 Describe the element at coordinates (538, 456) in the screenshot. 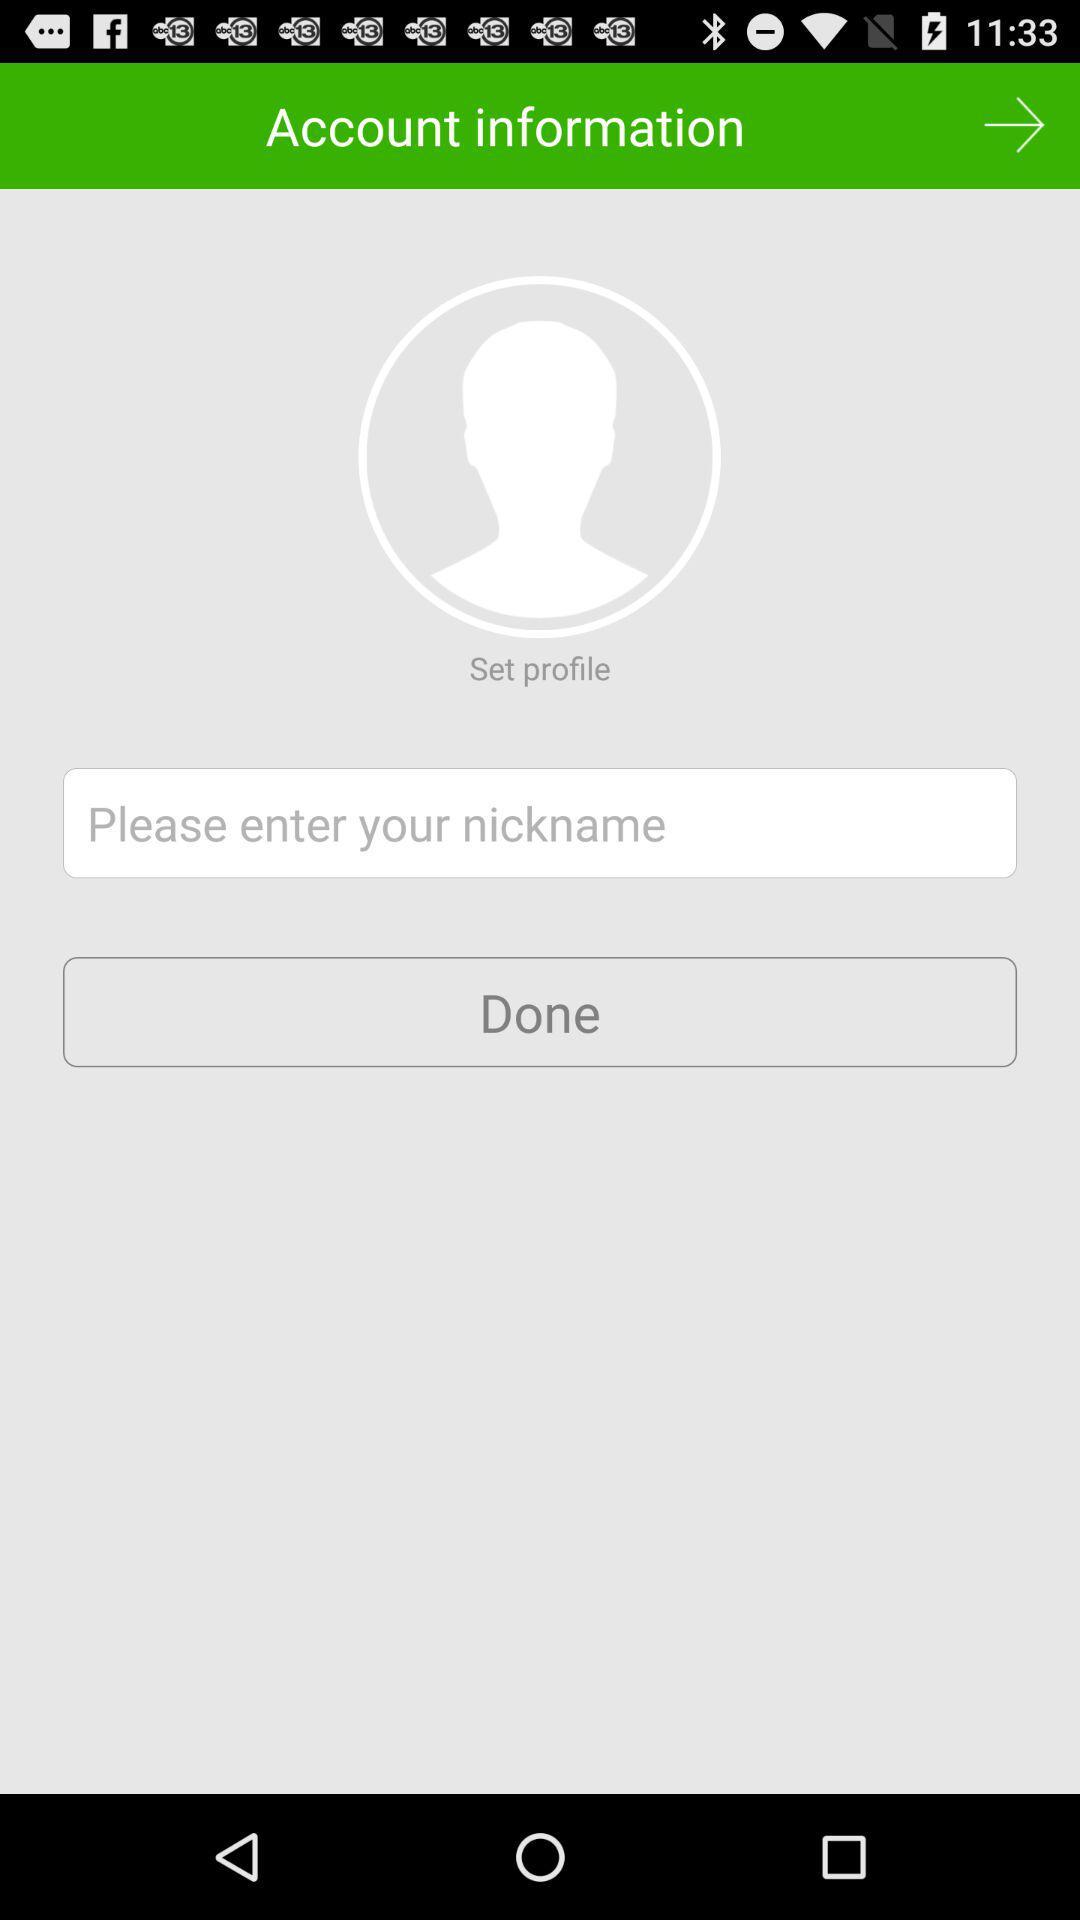

I see `set profile picture` at that location.